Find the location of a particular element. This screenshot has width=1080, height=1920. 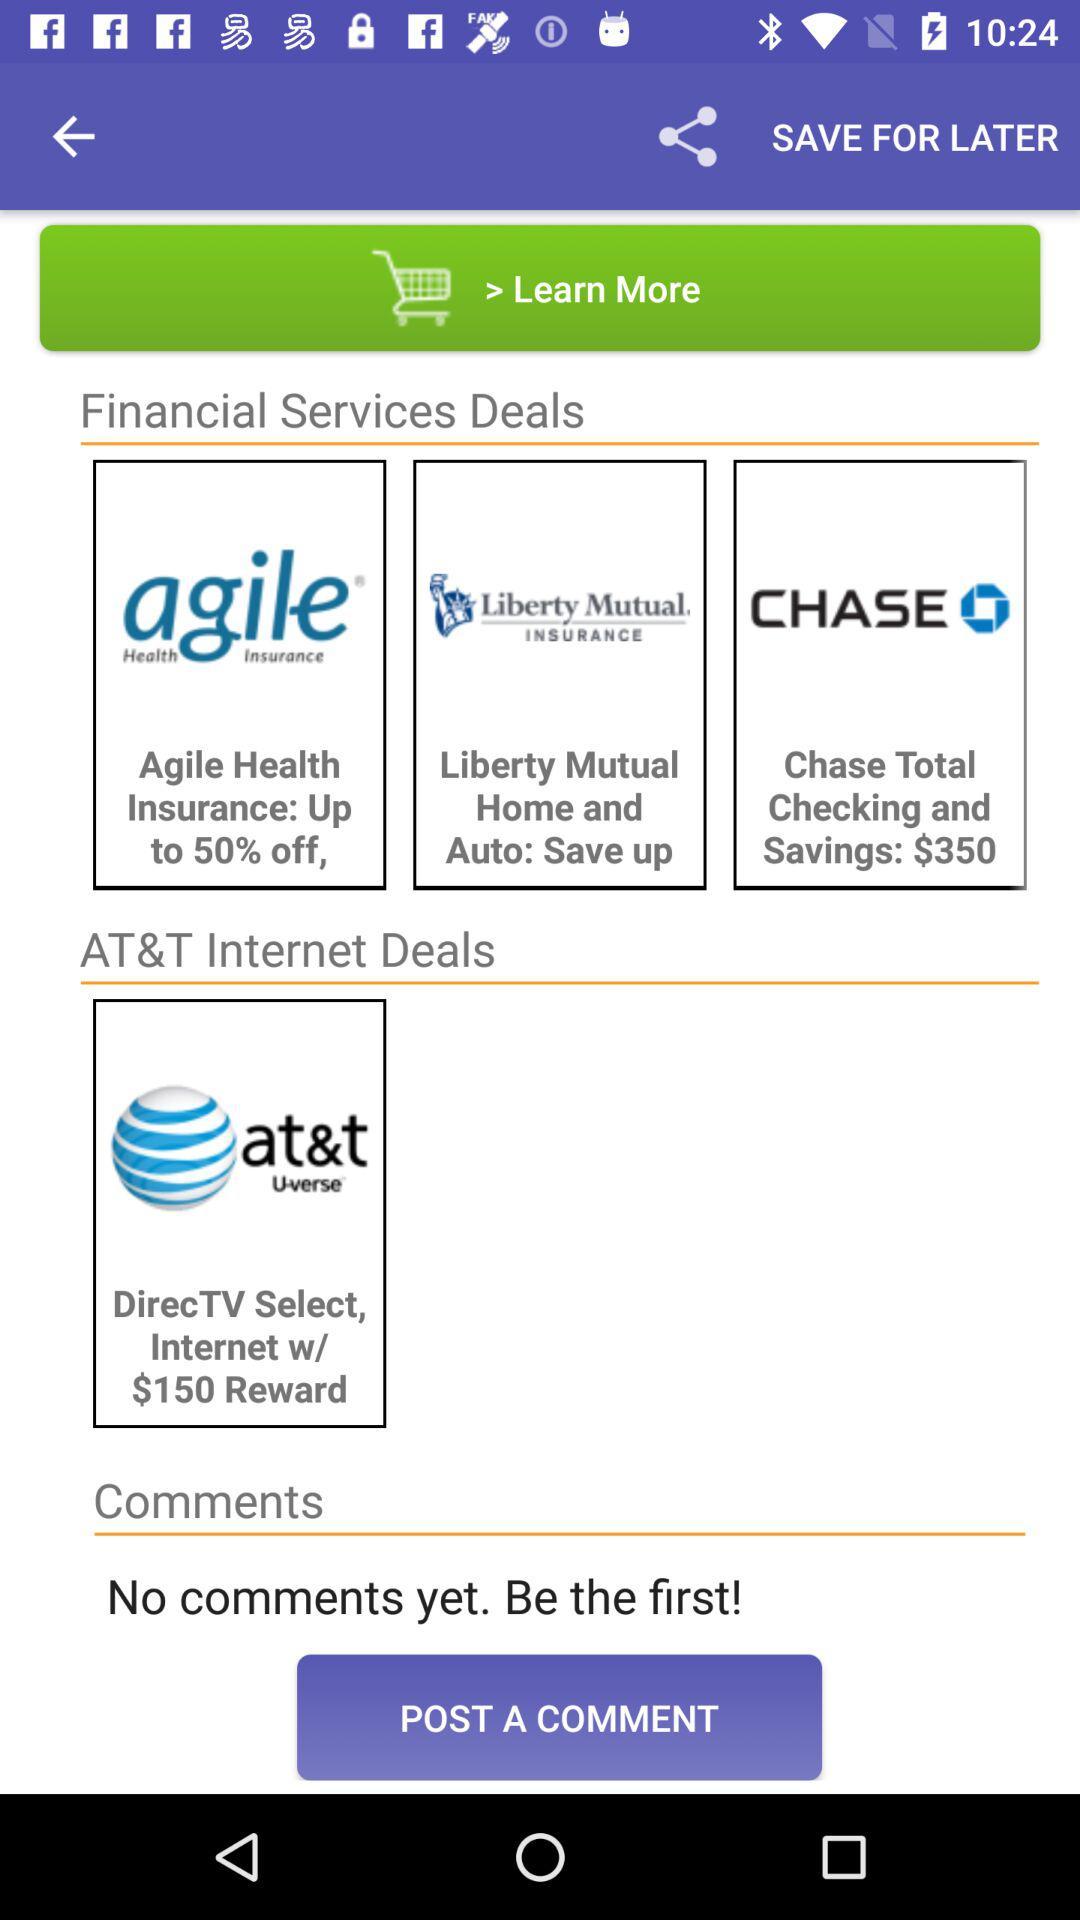

the icon above the > learn more is located at coordinates (686, 135).